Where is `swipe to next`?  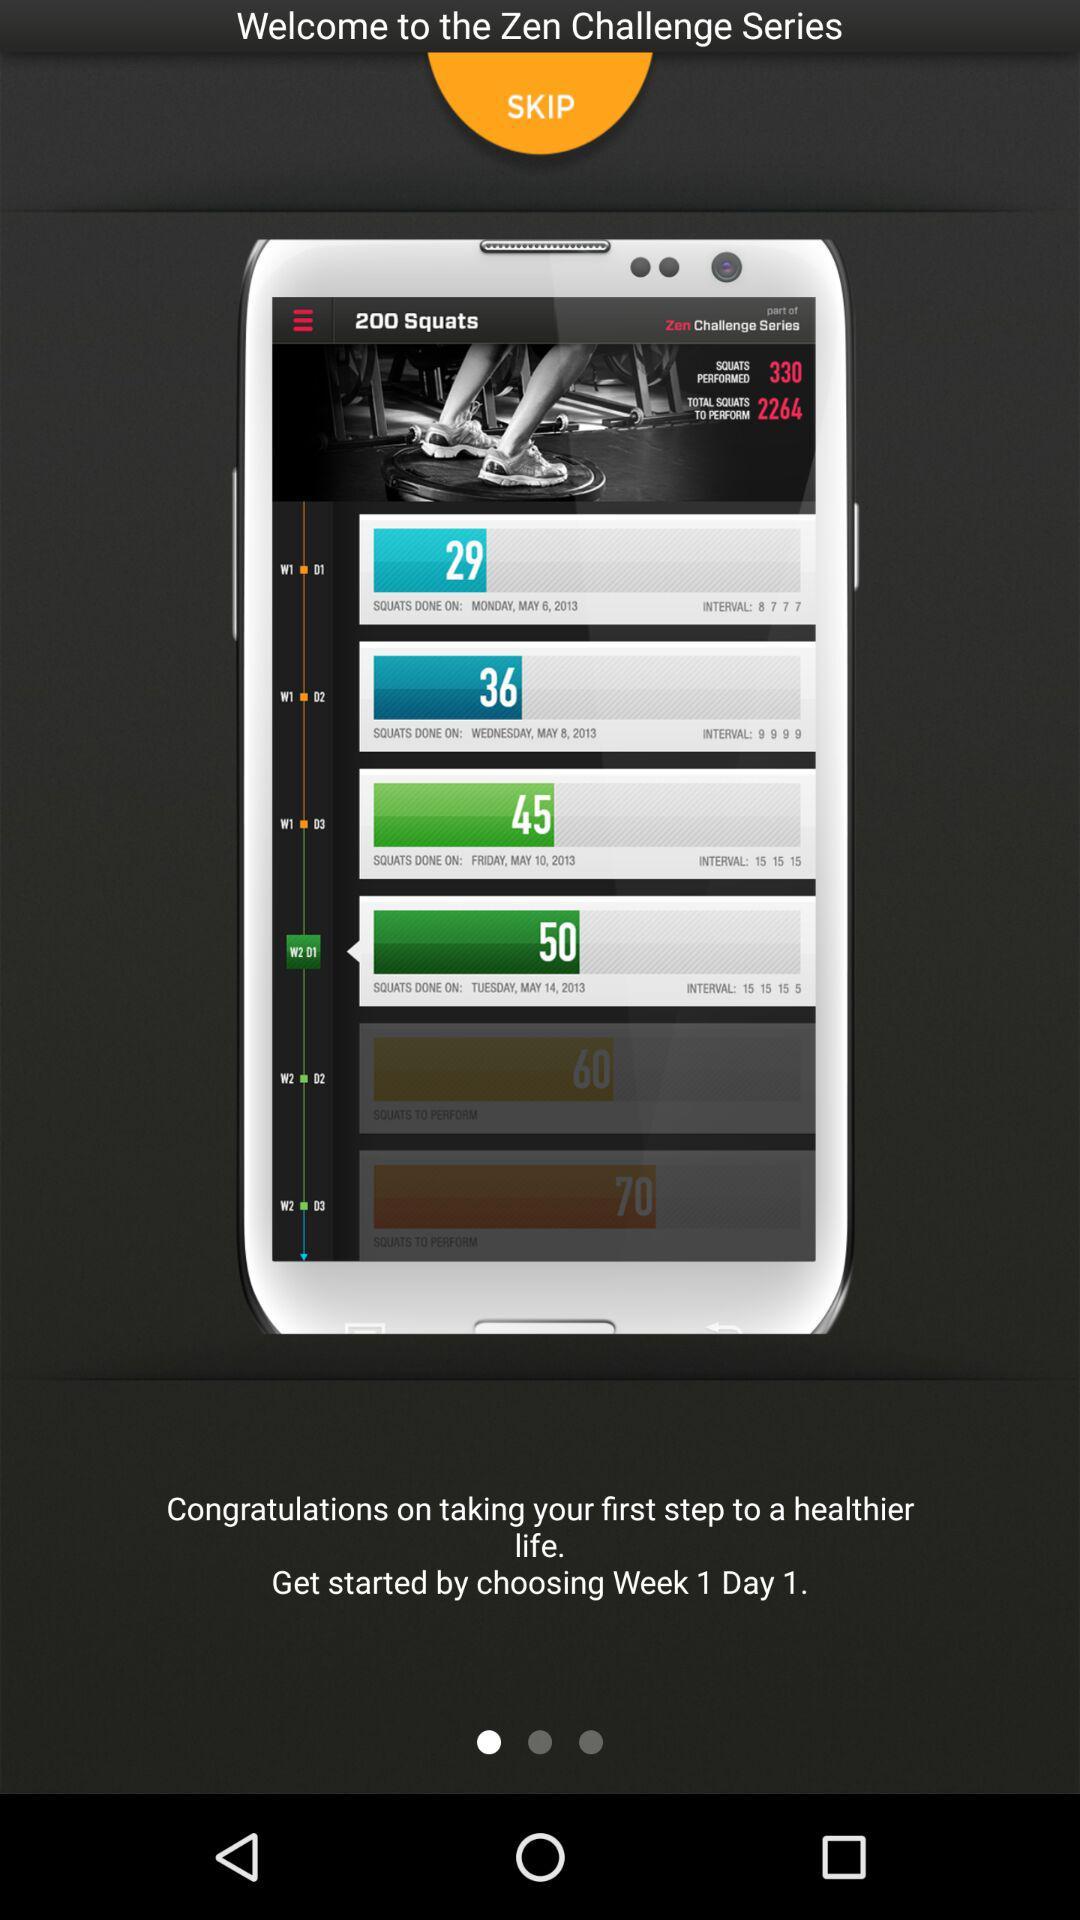
swipe to next is located at coordinates (540, 1741).